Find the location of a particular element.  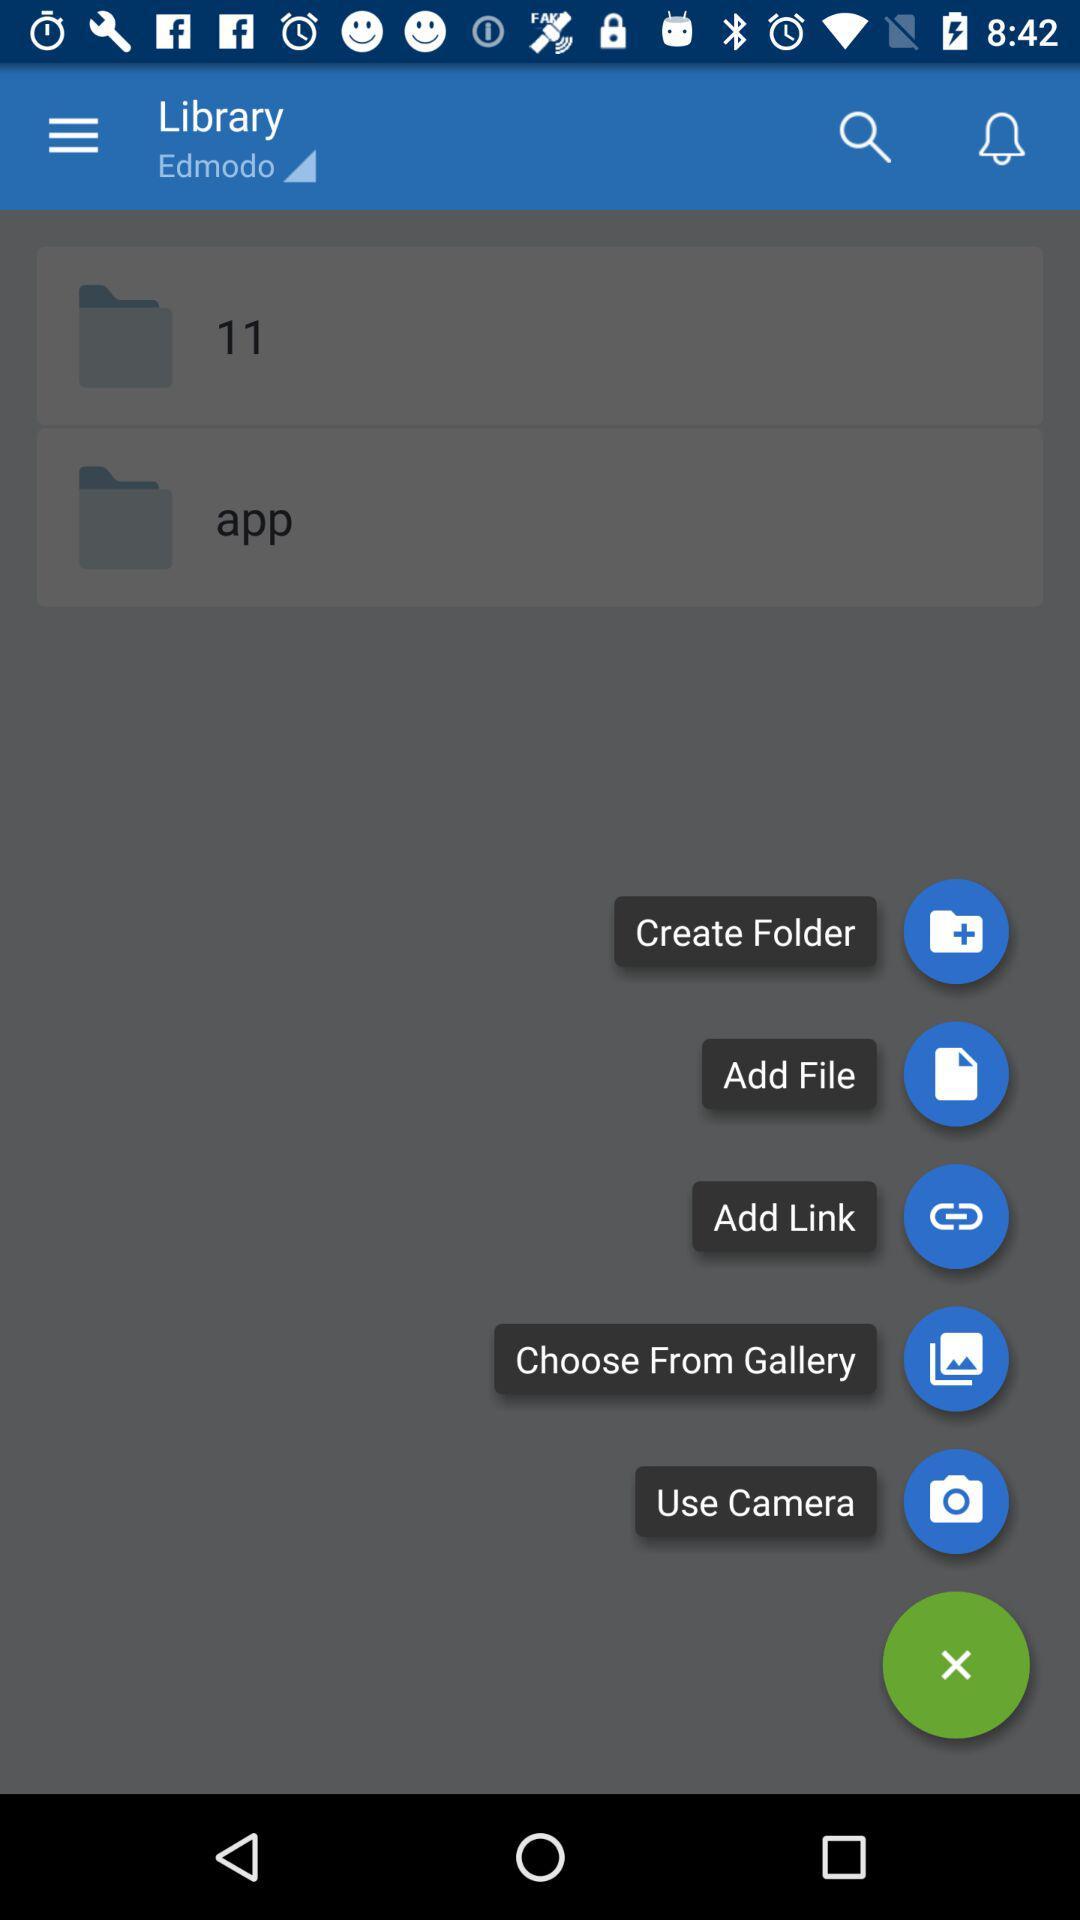

the item above the app item is located at coordinates (240, 335).